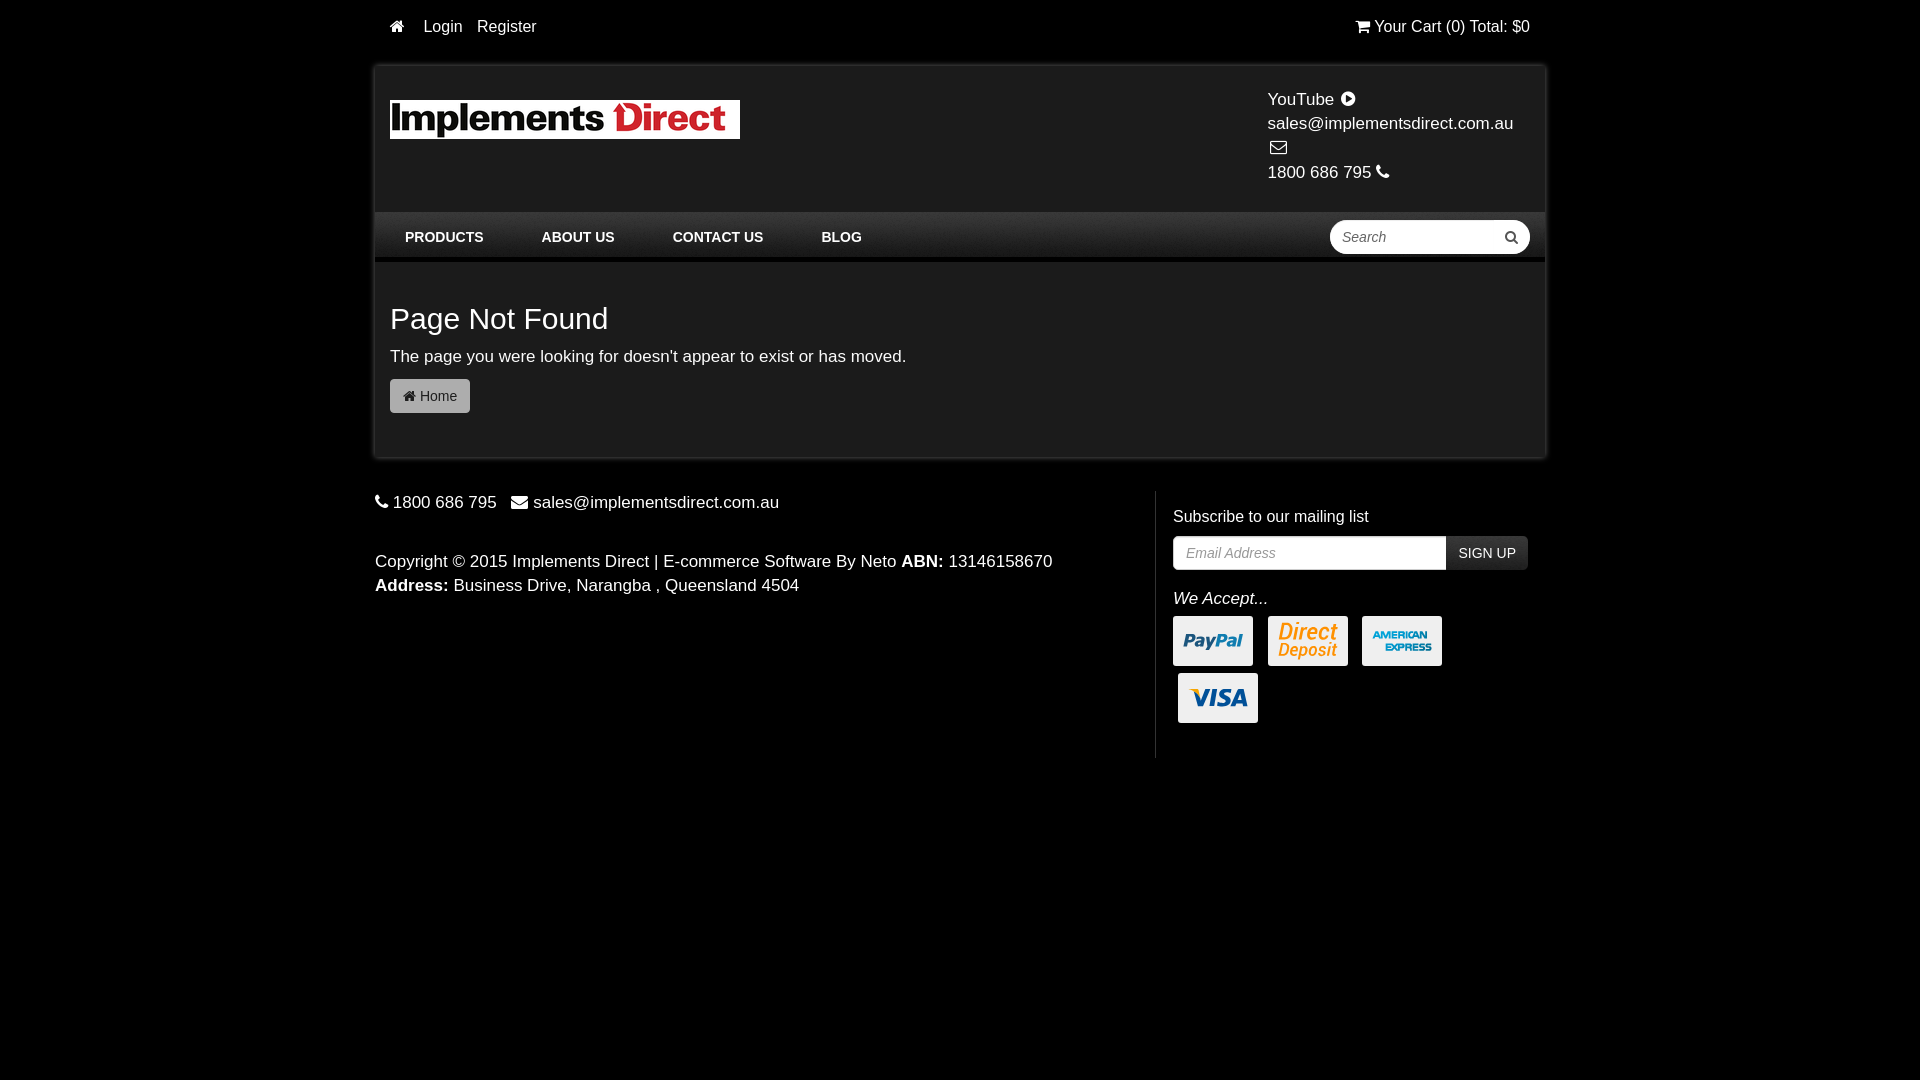 Image resolution: width=1920 pixels, height=1080 pixels. I want to click on 'Login', so click(441, 26).